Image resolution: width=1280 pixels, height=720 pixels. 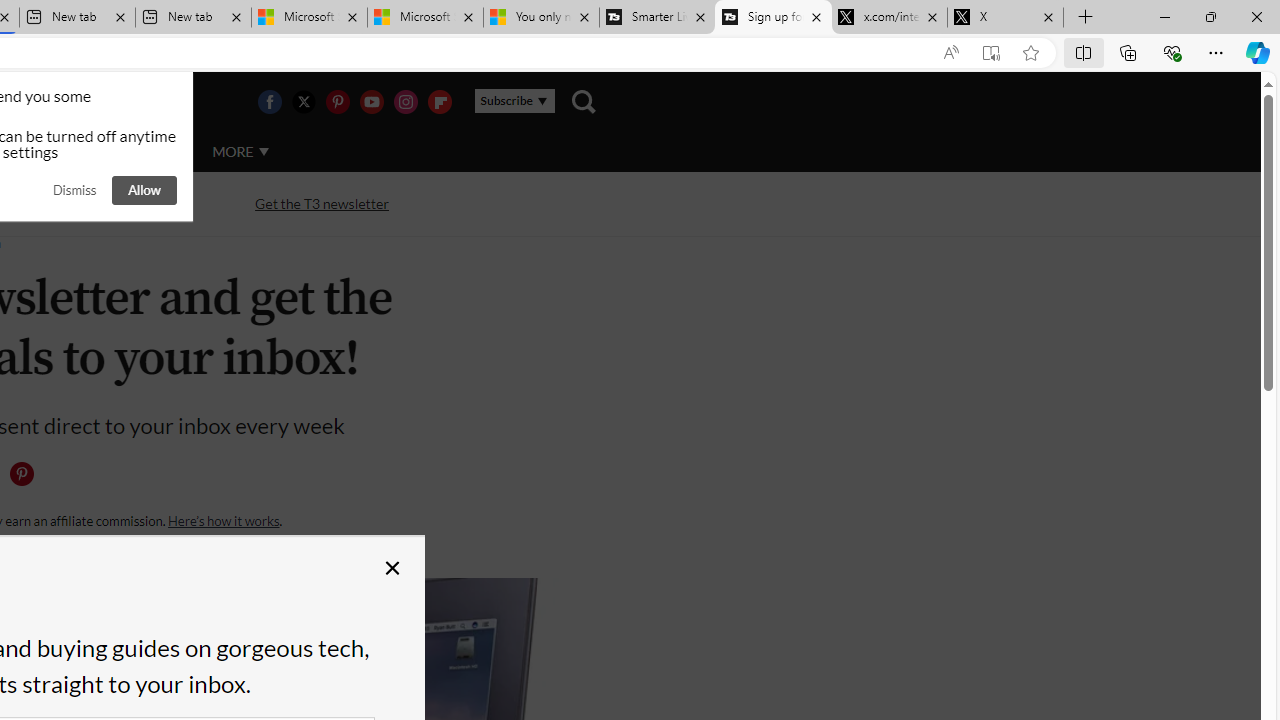 What do you see at coordinates (404, 101) in the screenshot?
I see `'Visit us on Instagram'` at bounding box center [404, 101].